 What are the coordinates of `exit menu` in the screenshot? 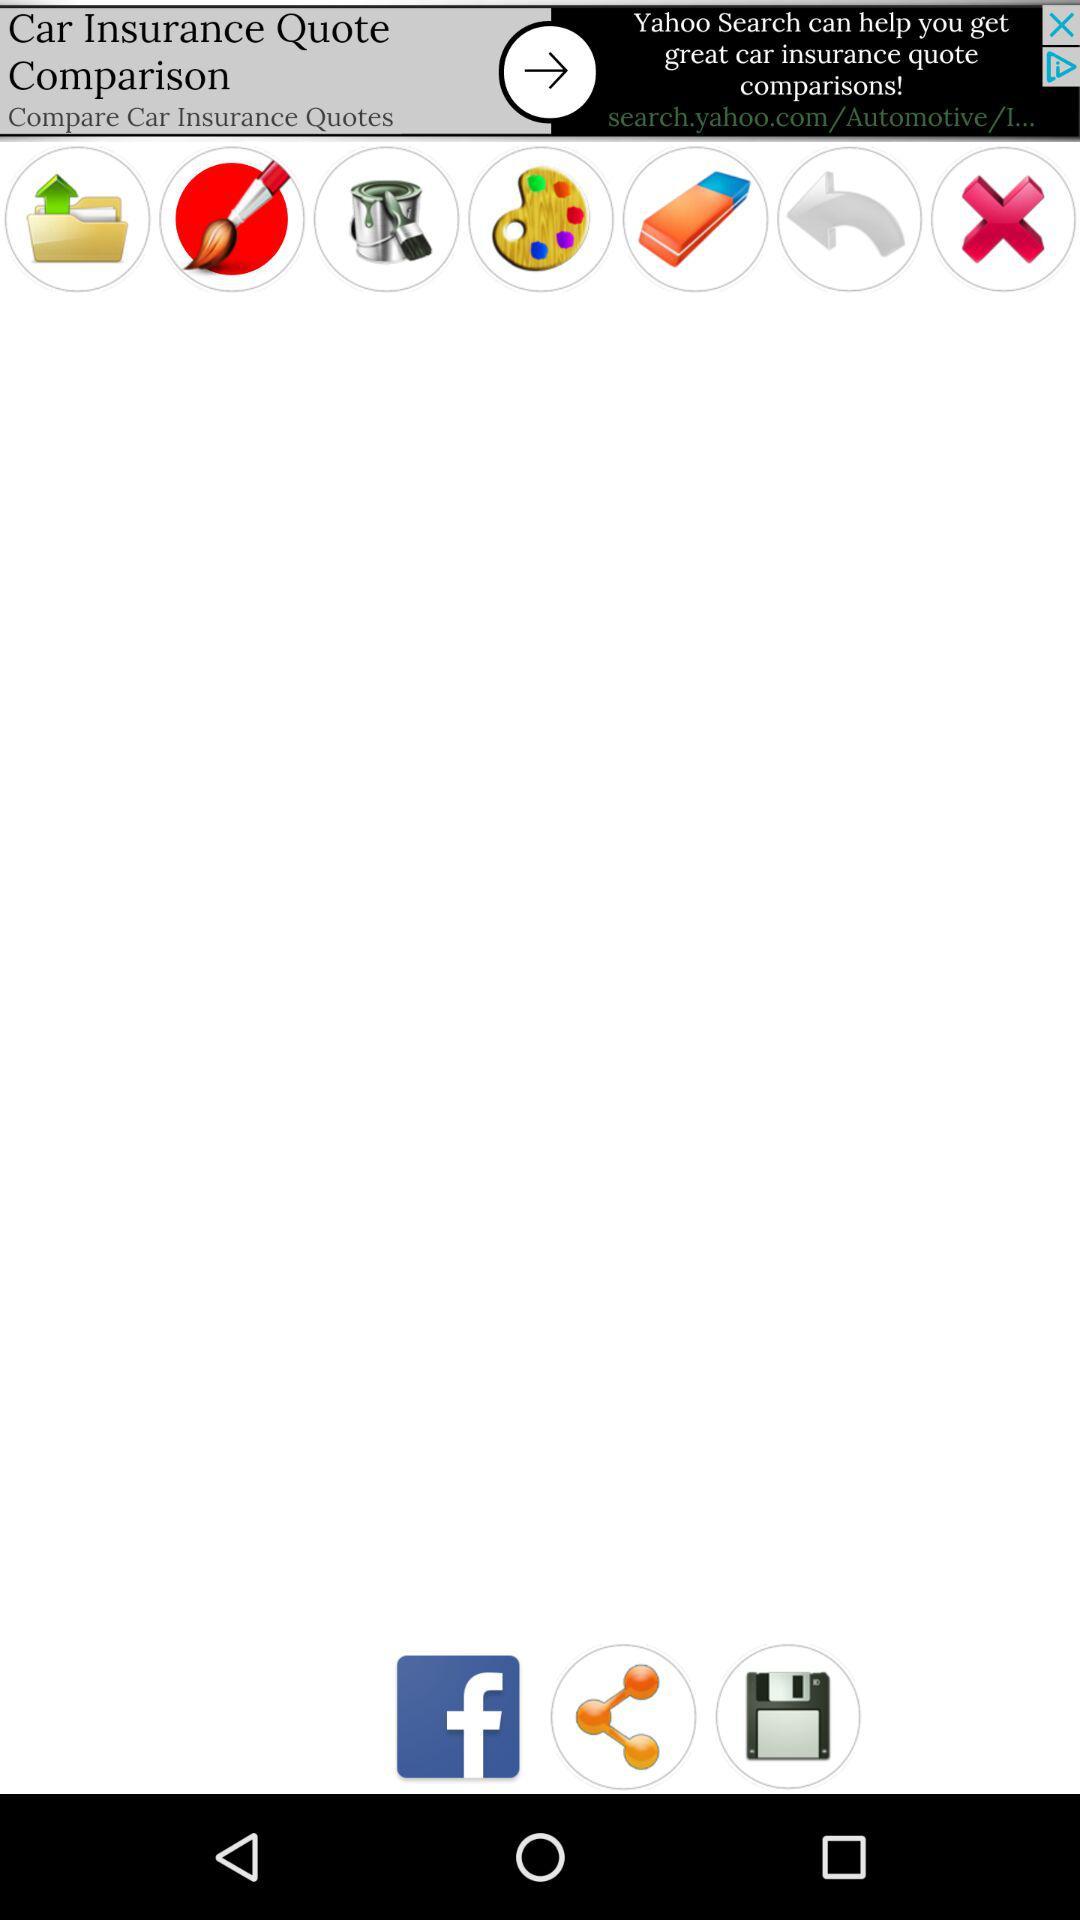 It's located at (1003, 219).